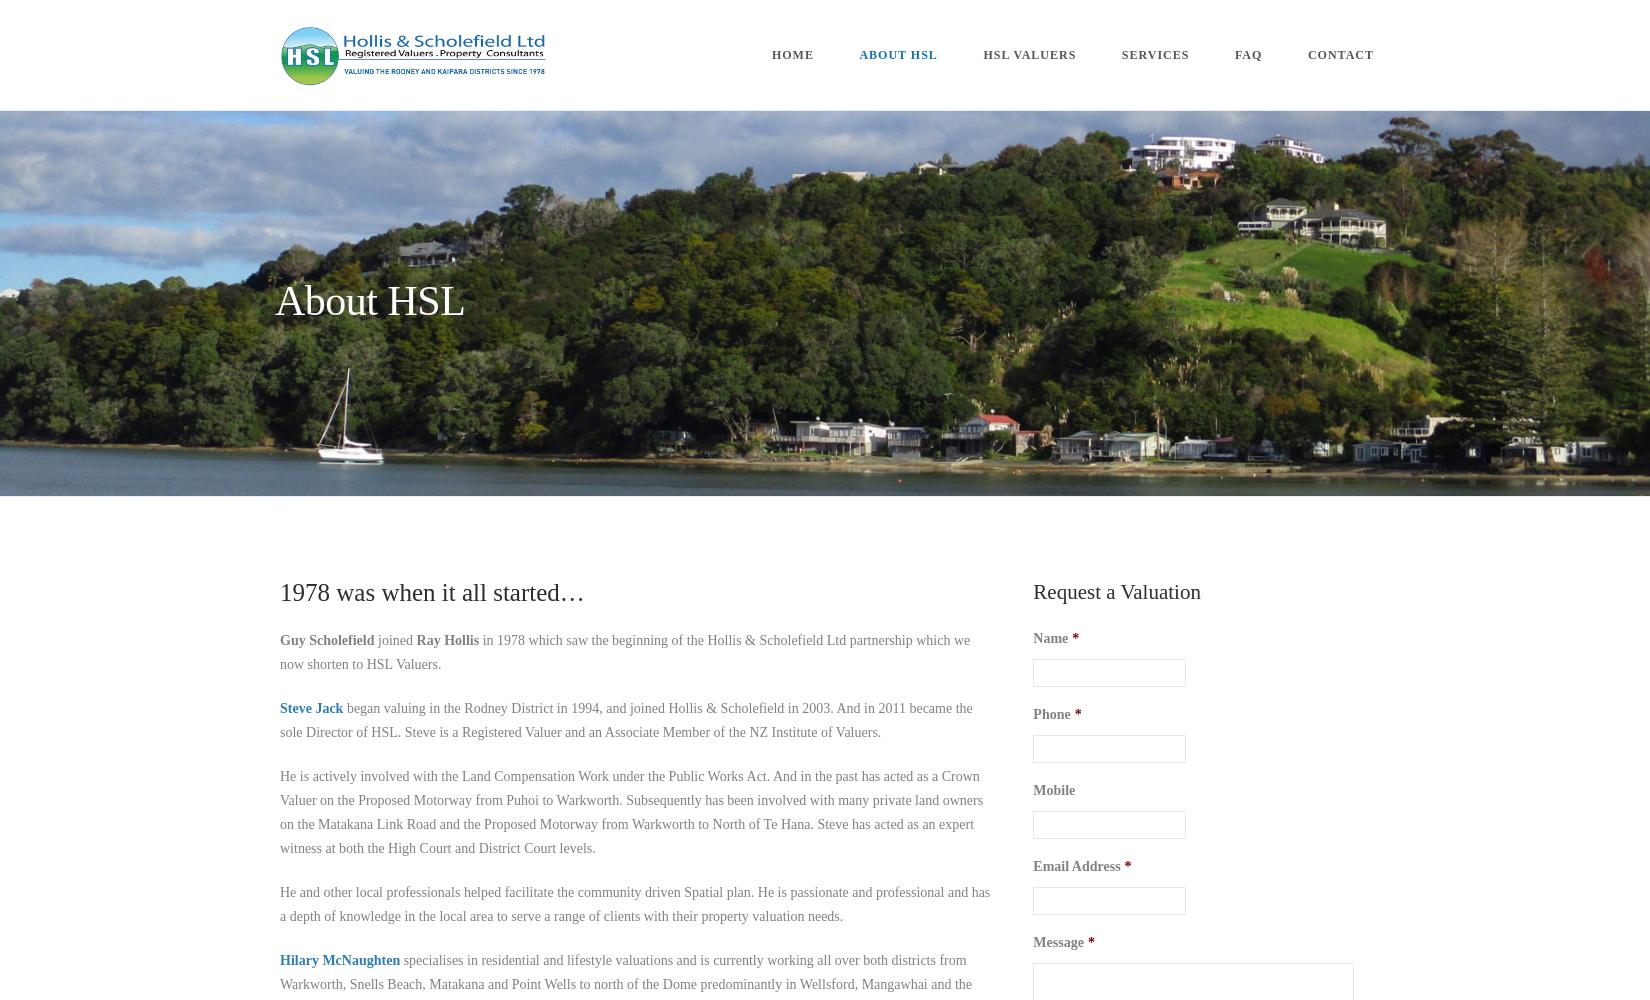  What do you see at coordinates (1029, 55) in the screenshot?
I see `'HSL Valuers'` at bounding box center [1029, 55].